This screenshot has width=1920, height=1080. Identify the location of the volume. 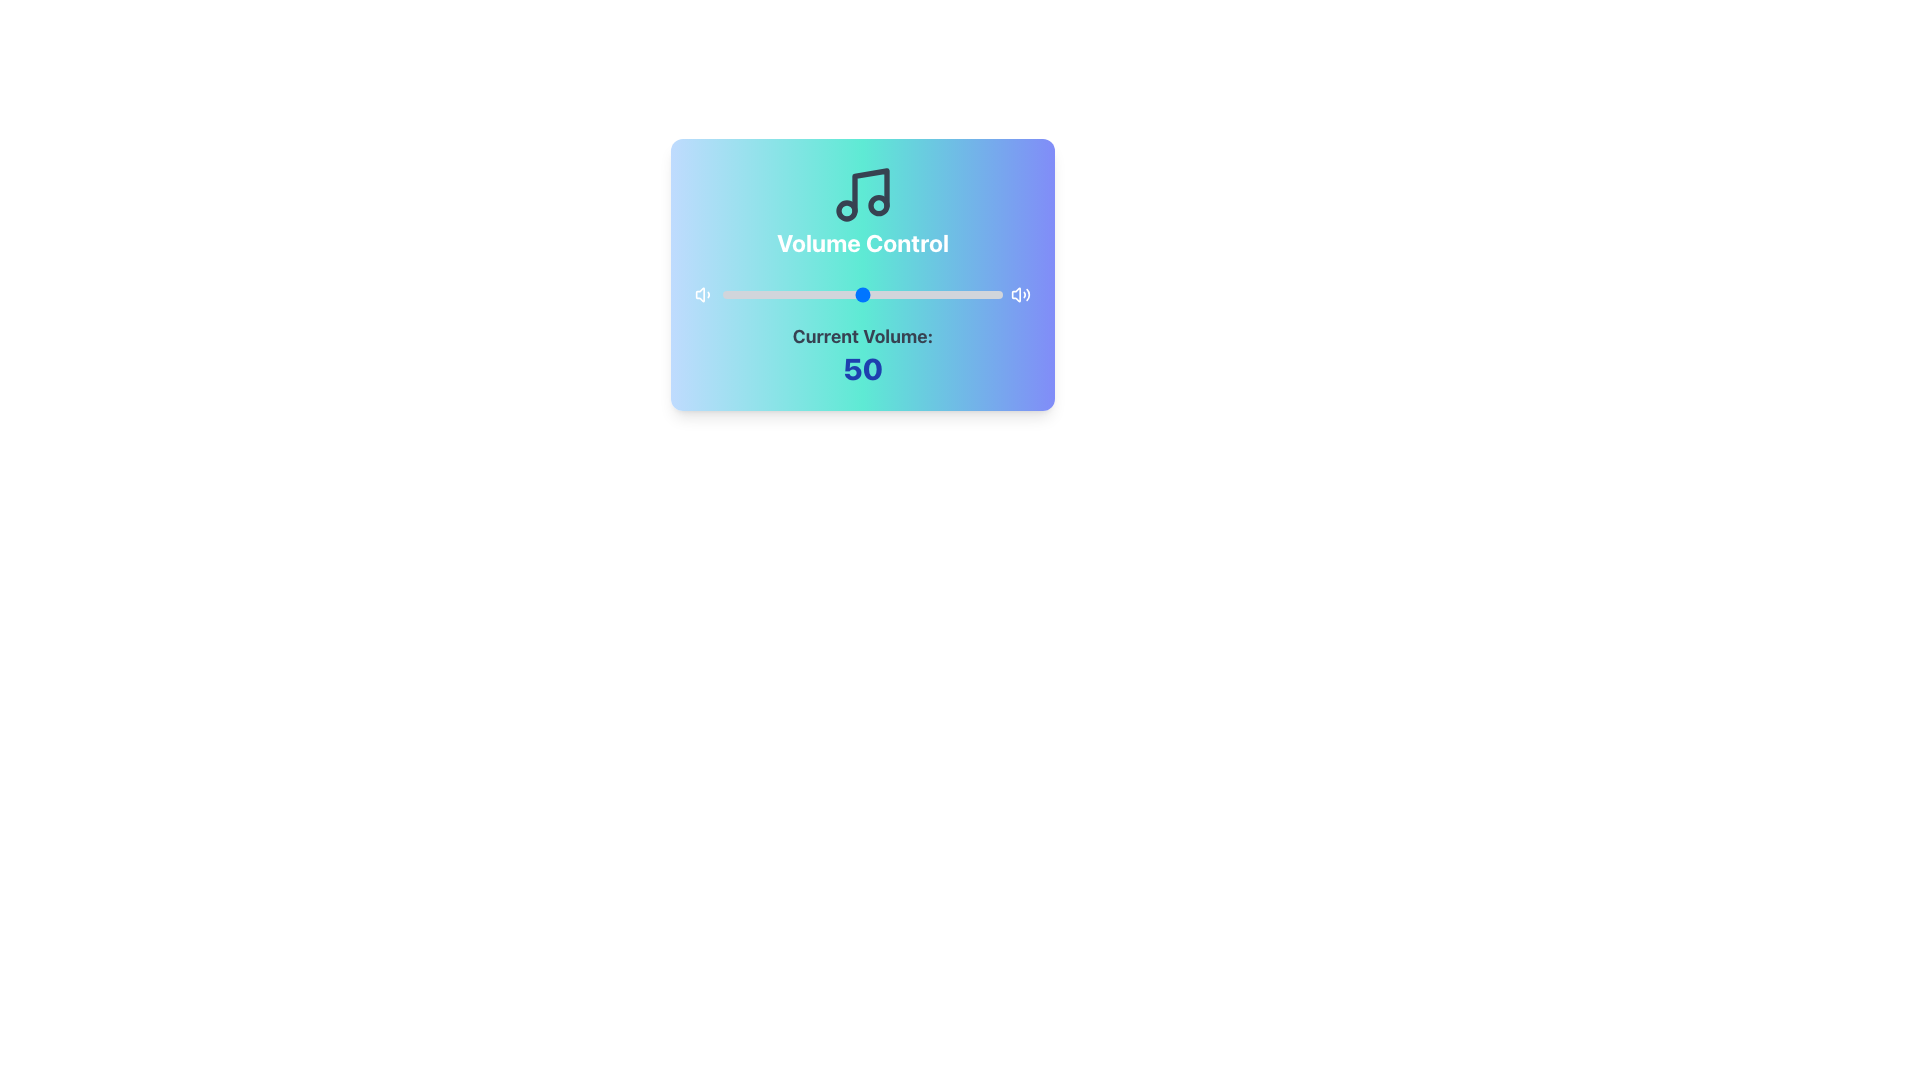
(980, 294).